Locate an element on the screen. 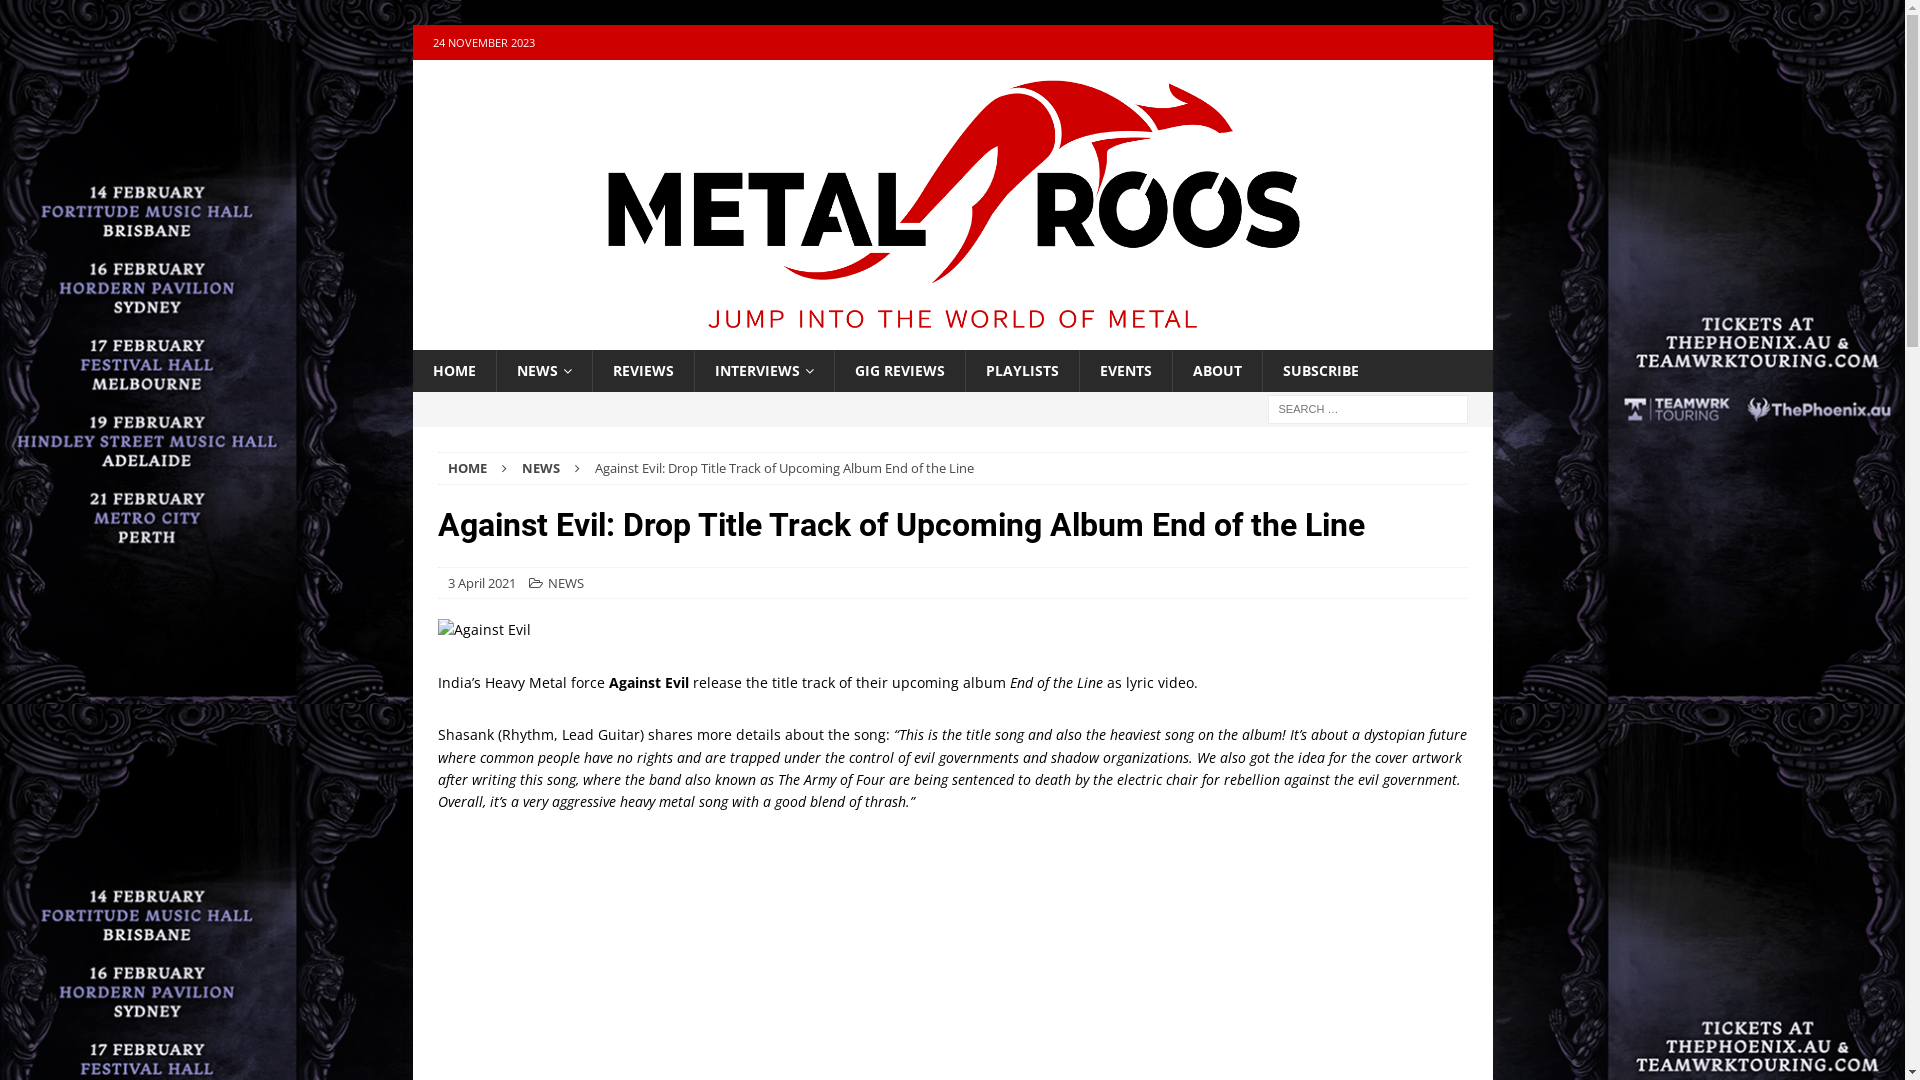 This screenshot has width=1920, height=1080. 'HOME' is located at coordinates (452, 370).